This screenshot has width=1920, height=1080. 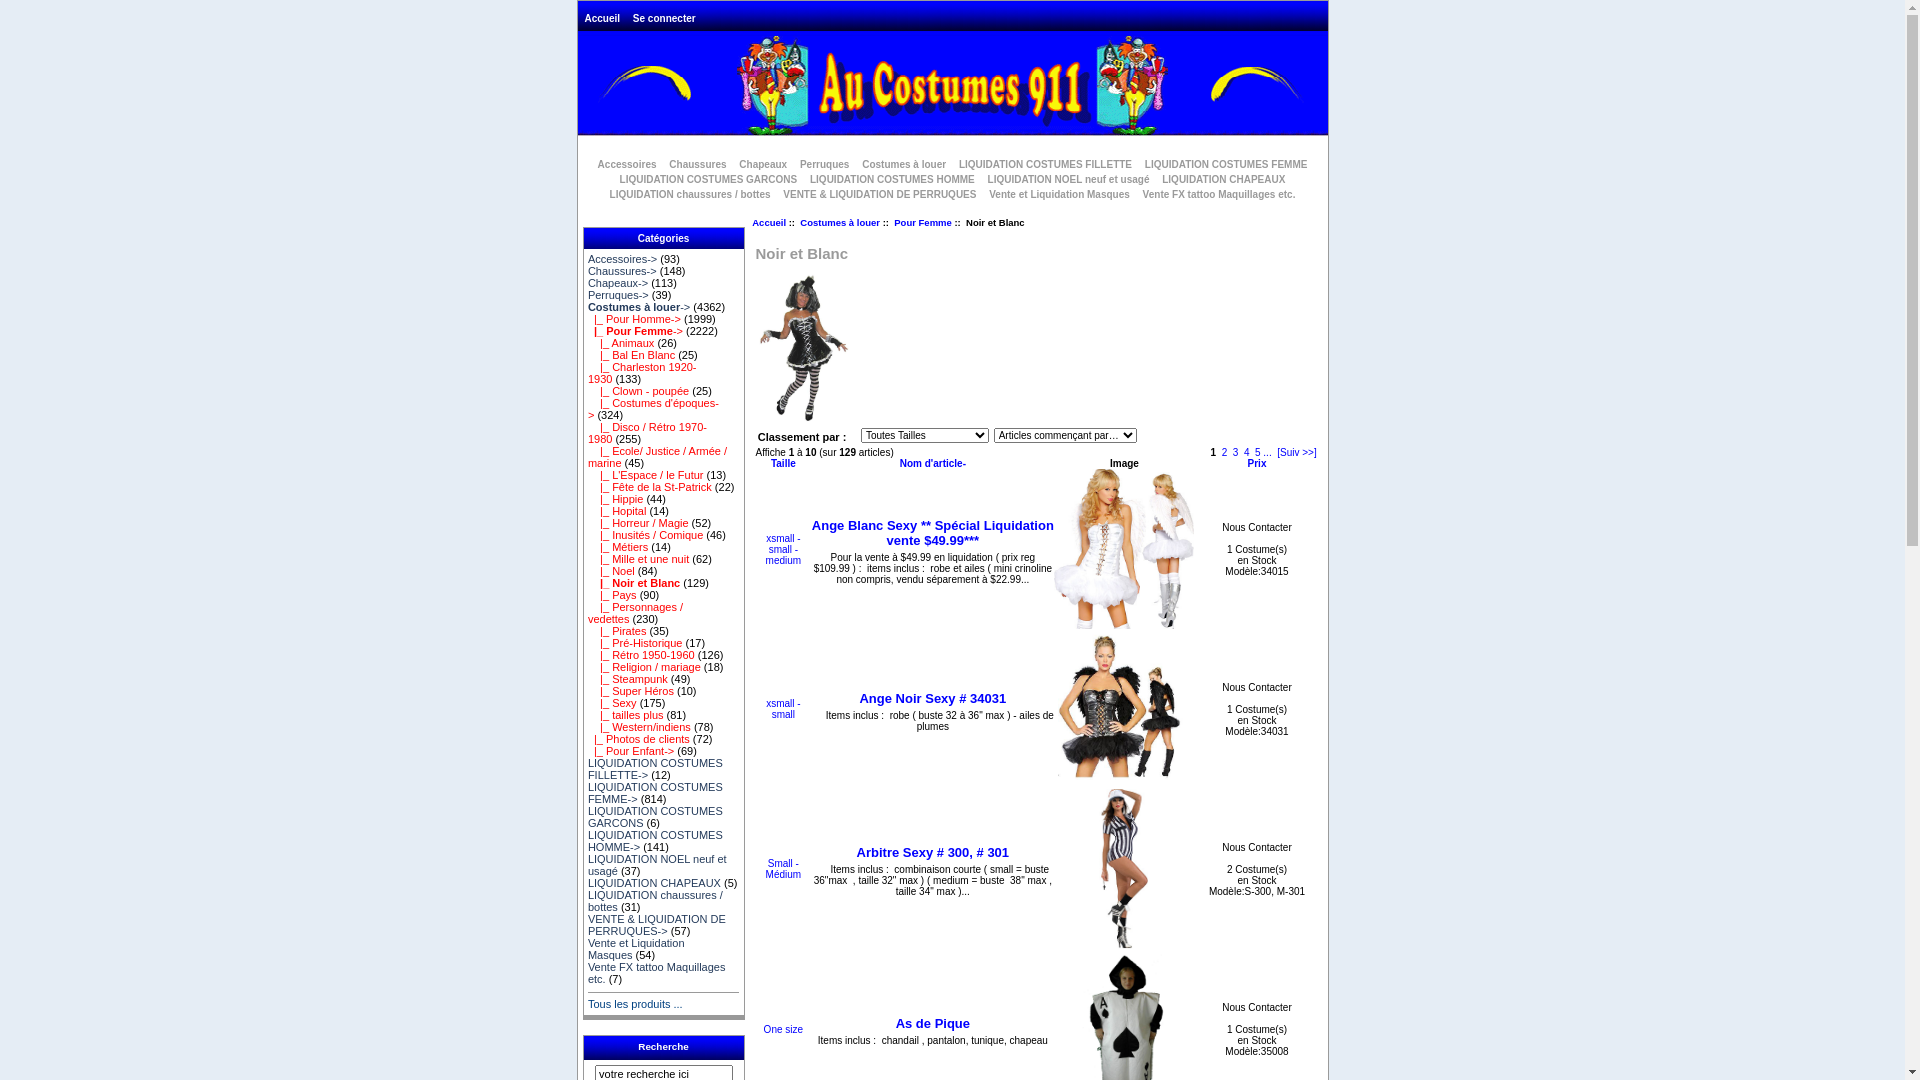 What do you see at coordinates (1242, 452) in the screenshot?
I see `'4'` at bounding box center [1242, 452].